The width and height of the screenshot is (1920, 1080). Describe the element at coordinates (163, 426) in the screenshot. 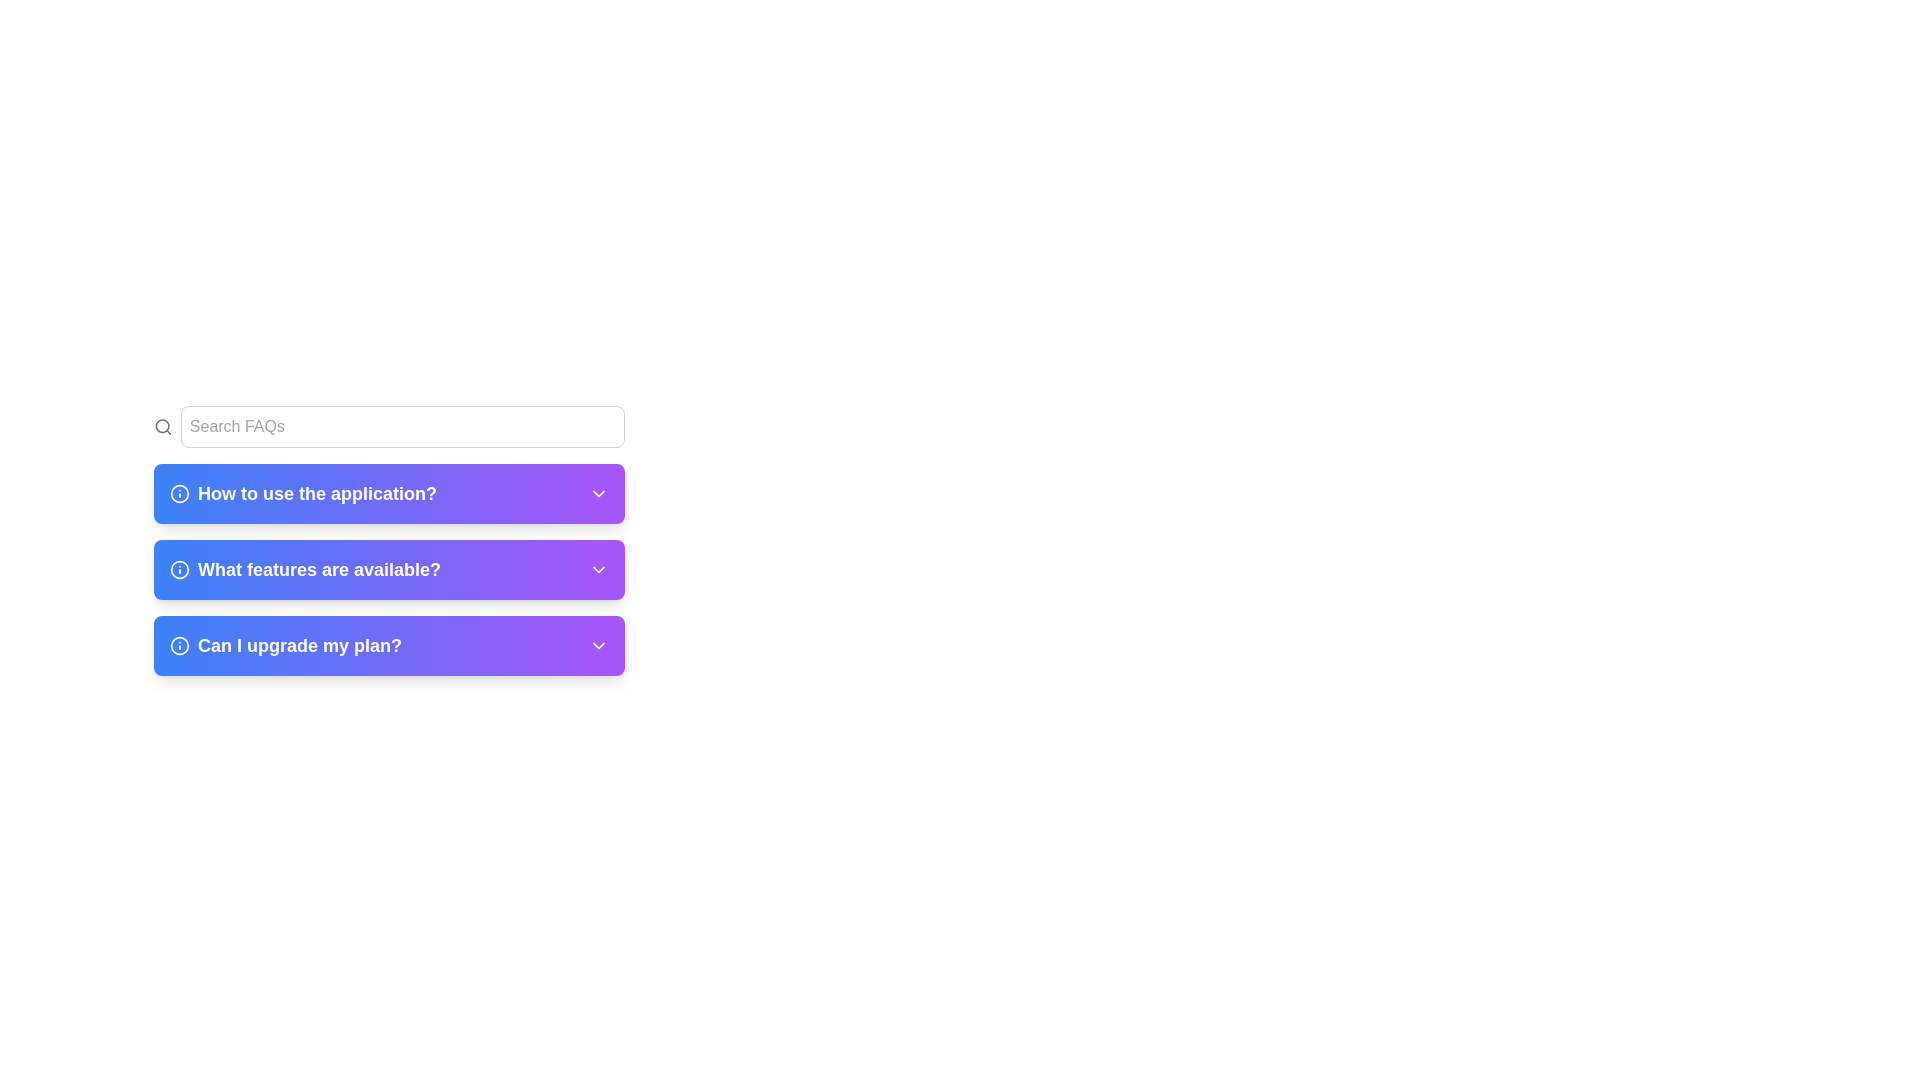

I see `the magnifying glass icon representing the search function, located inside the search bar at the left side near the top section of the interface` at that location.